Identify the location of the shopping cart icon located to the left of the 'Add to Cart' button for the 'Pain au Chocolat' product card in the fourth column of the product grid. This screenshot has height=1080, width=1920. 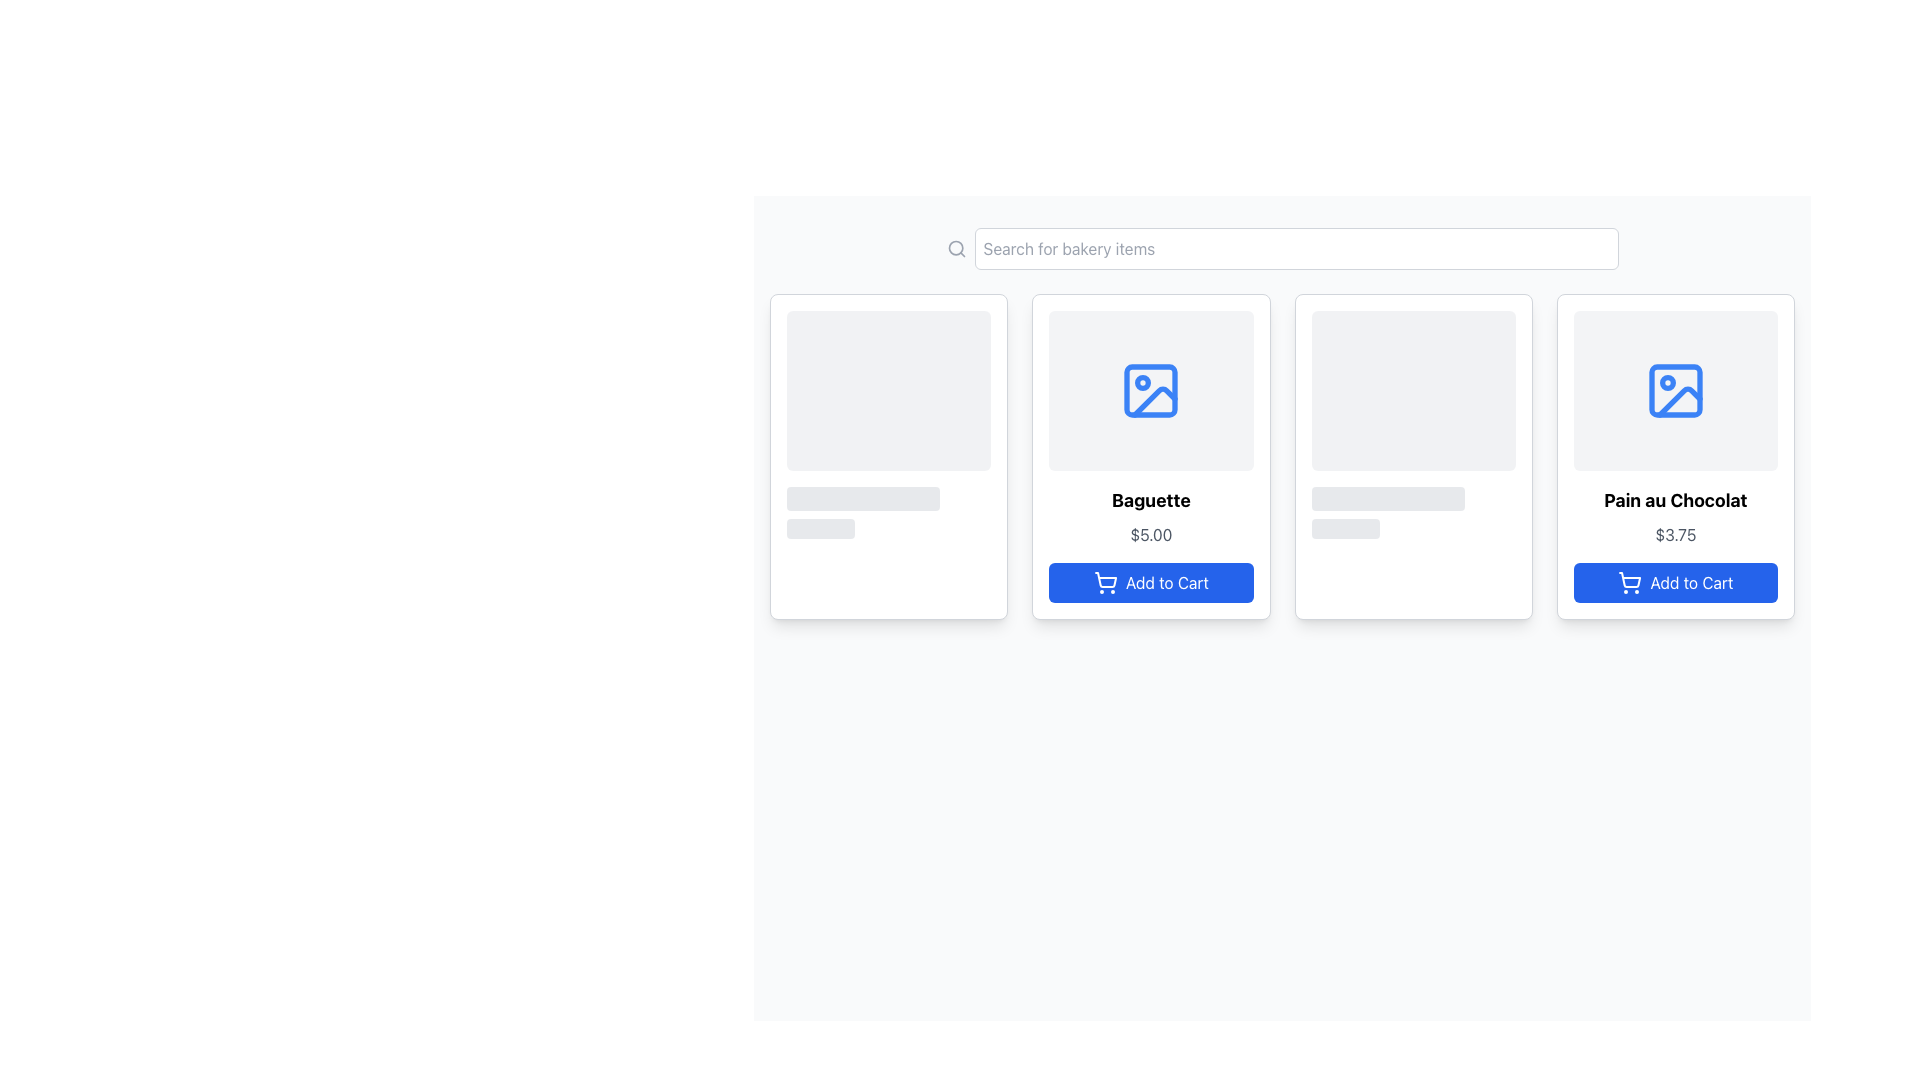
(1630, 582).